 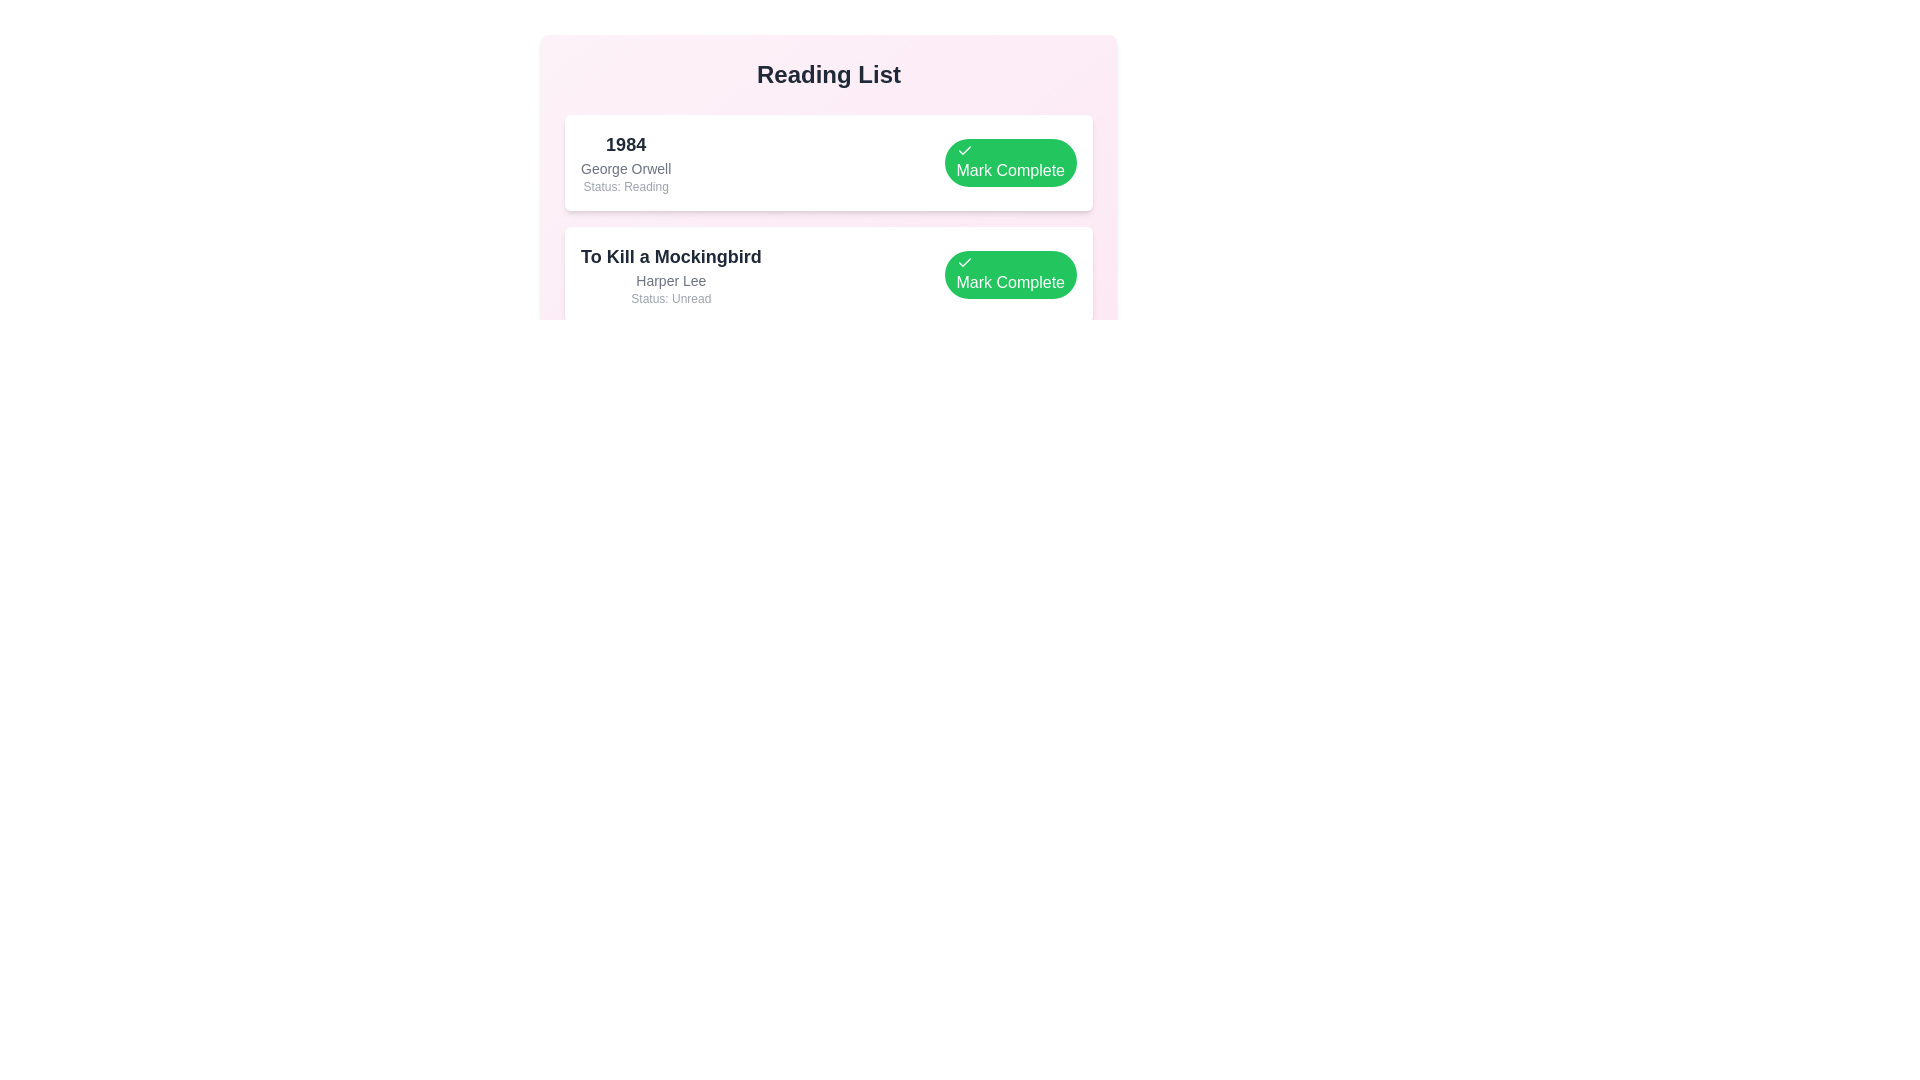 What do you see at coordinates (625, 144) in the screenshot?
I see `the book title 1984 for visual exploration` at bounding box center [625, 144].